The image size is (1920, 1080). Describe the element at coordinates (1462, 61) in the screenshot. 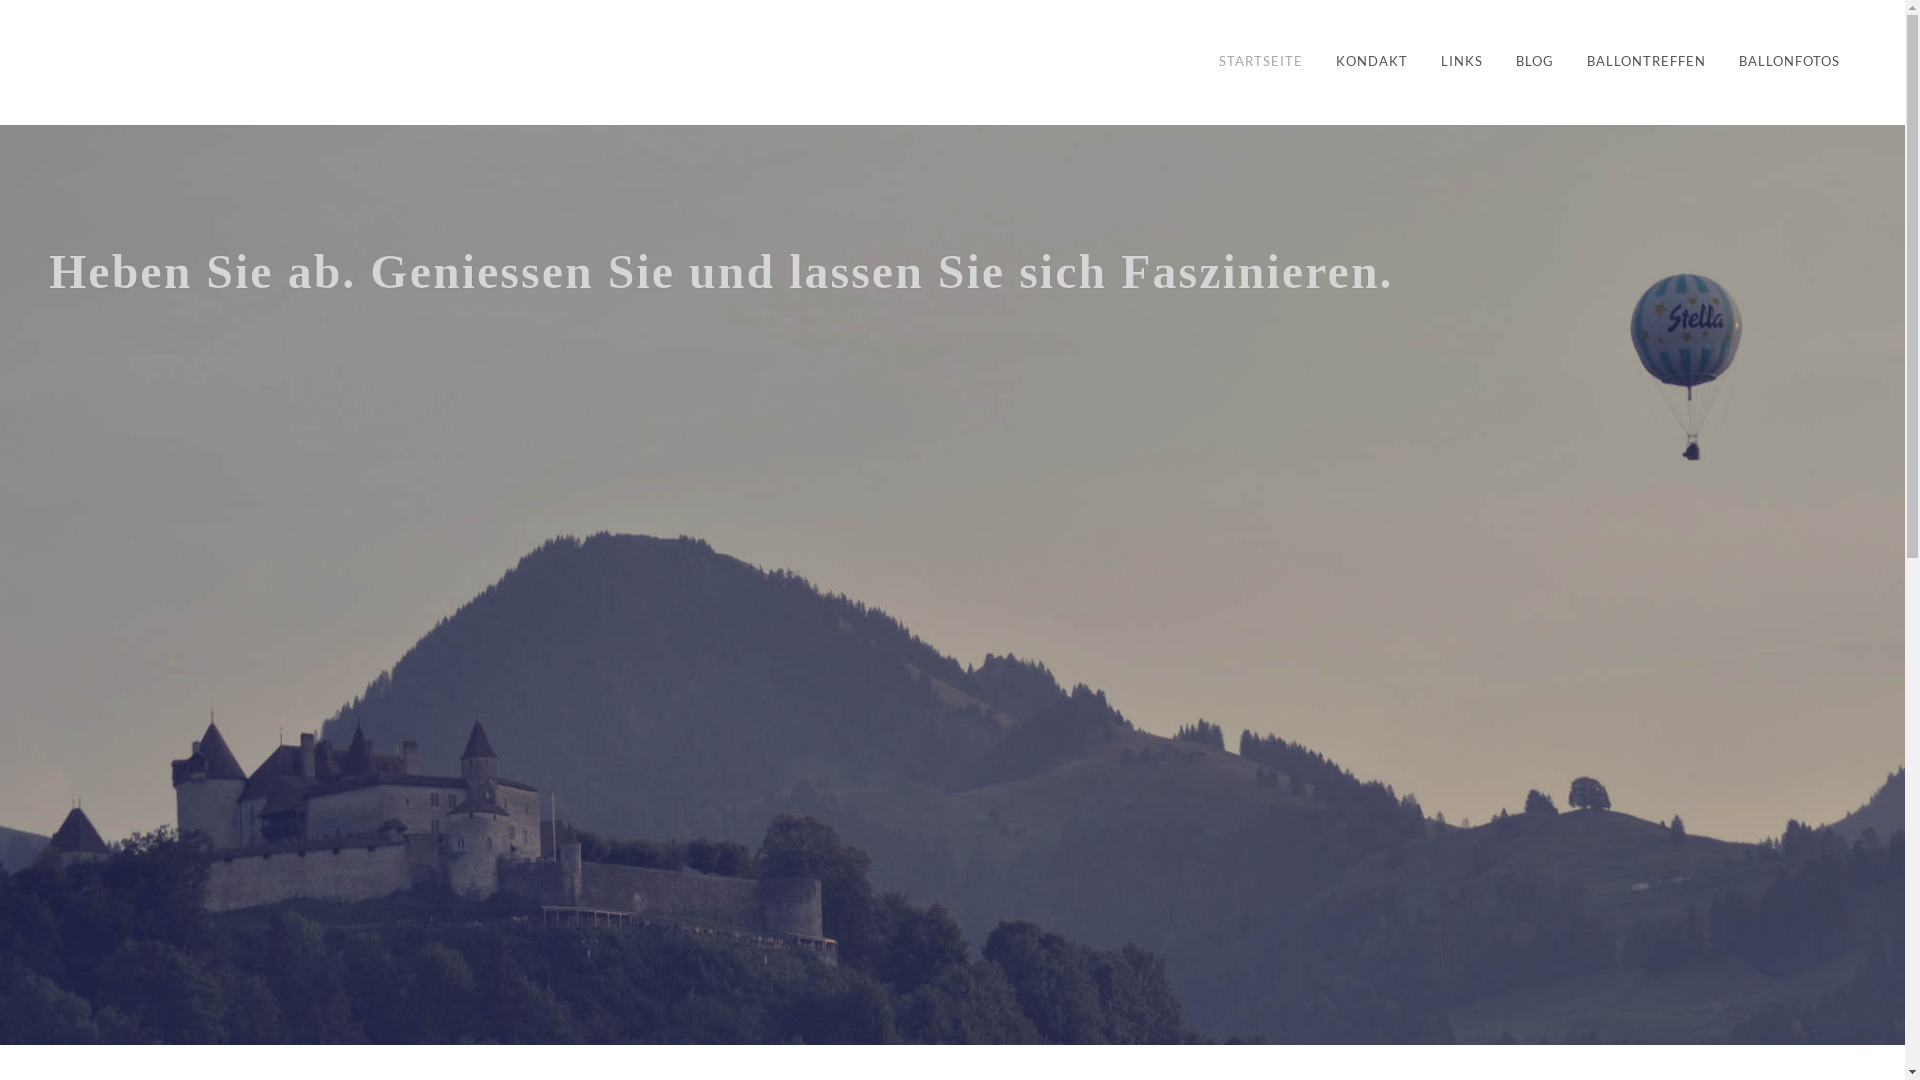

I see `'LINKS'` at that location.